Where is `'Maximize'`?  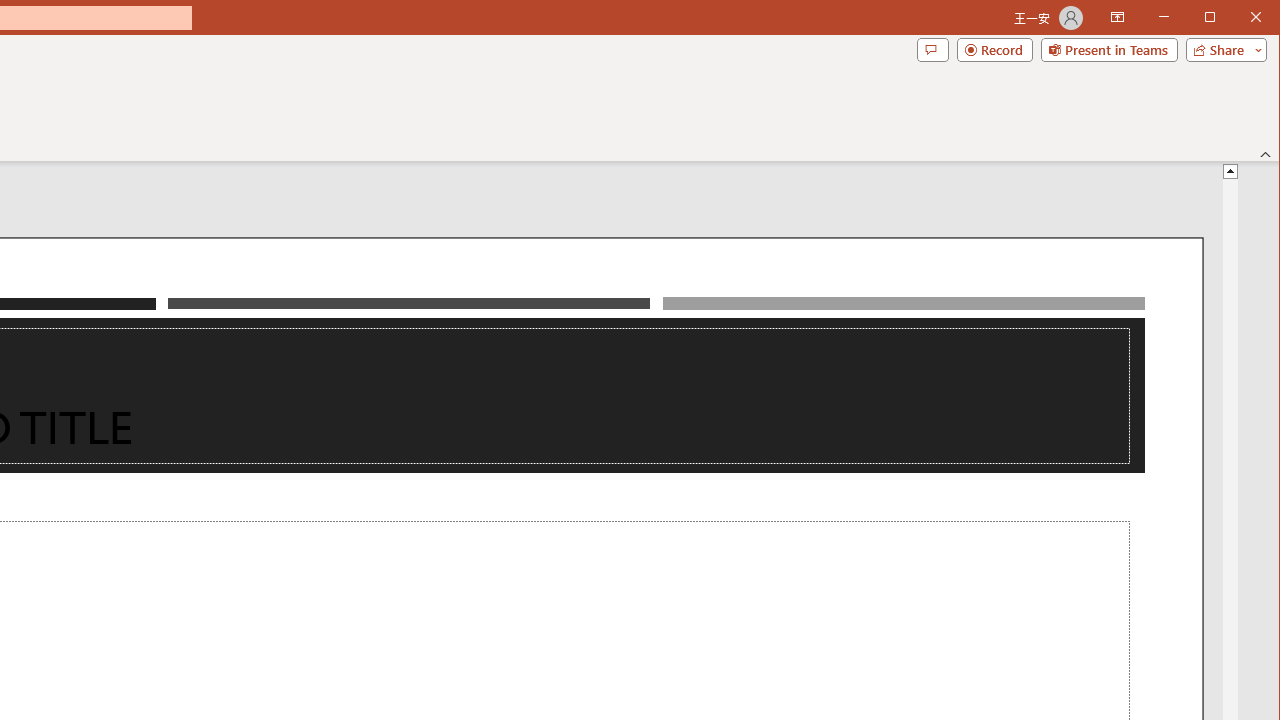 'Maximize' is located at coordinates (1238, 19).